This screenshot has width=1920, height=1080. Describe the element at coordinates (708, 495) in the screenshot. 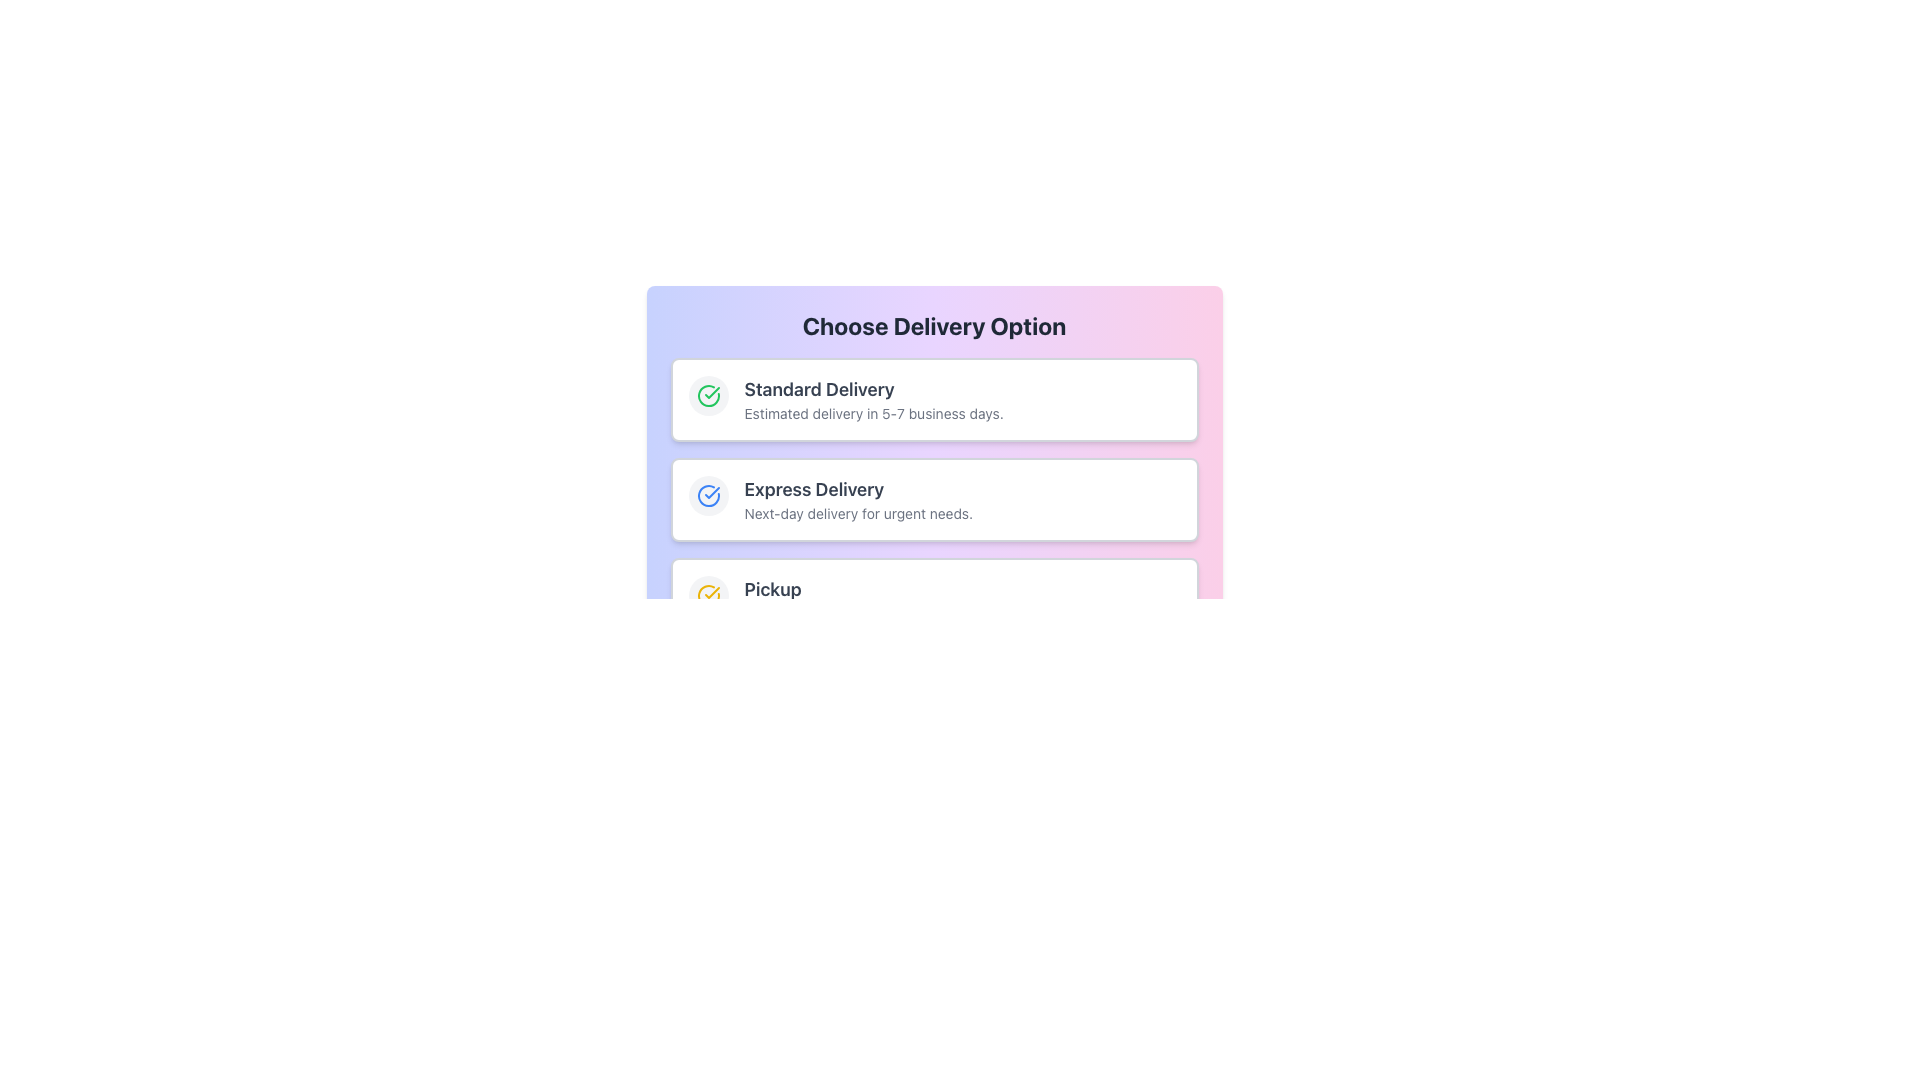

I see `the status represented by the 'Express Delivery' icon located to the left of the 'Express Delivery' text in the second delivery option card` at that location.